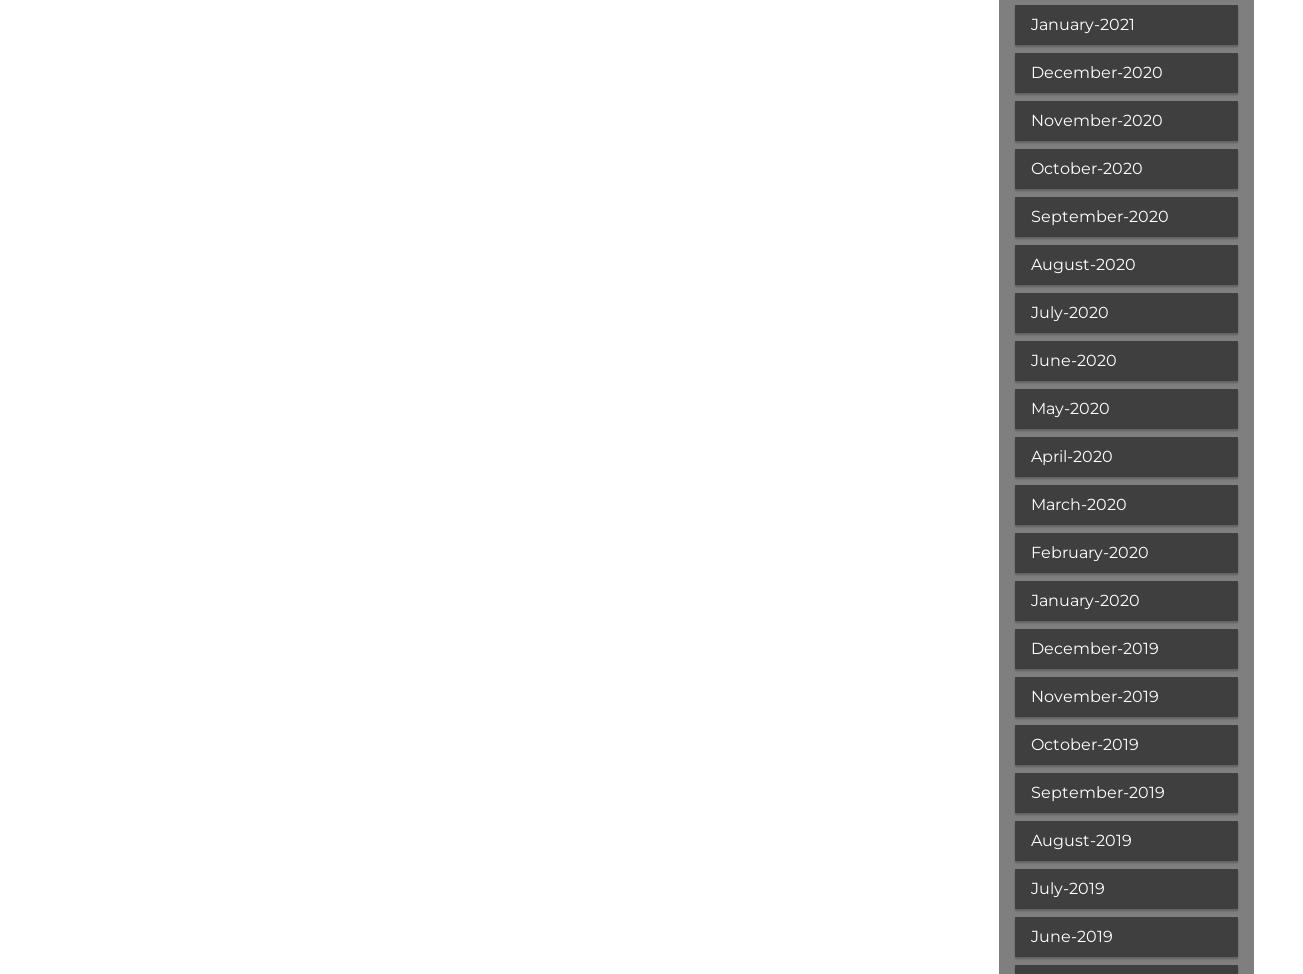  What do you see at coordinates (1030, 407) in the screenshot?
I see `'May-2020'` at bounding box center [1030, 407].